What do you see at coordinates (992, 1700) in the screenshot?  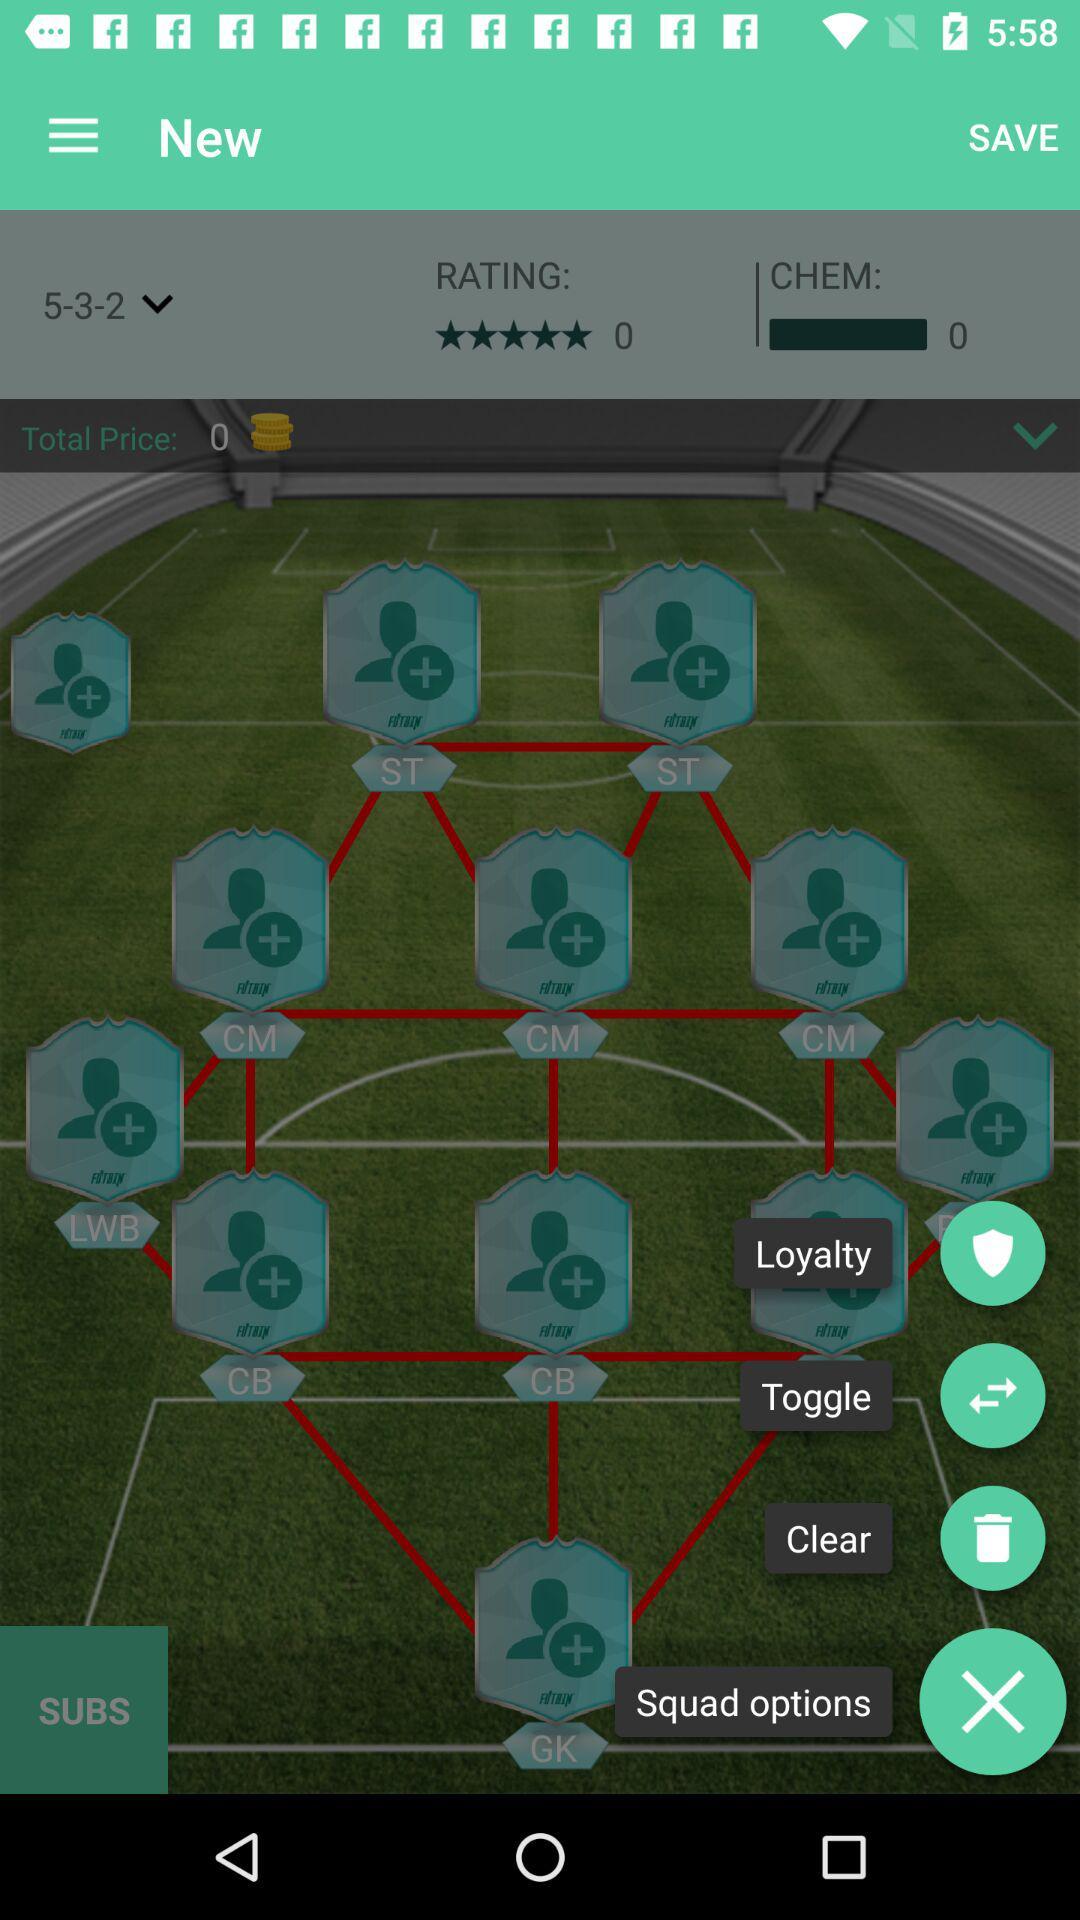 I see `the close icon` at bounding box center [992, 1700].